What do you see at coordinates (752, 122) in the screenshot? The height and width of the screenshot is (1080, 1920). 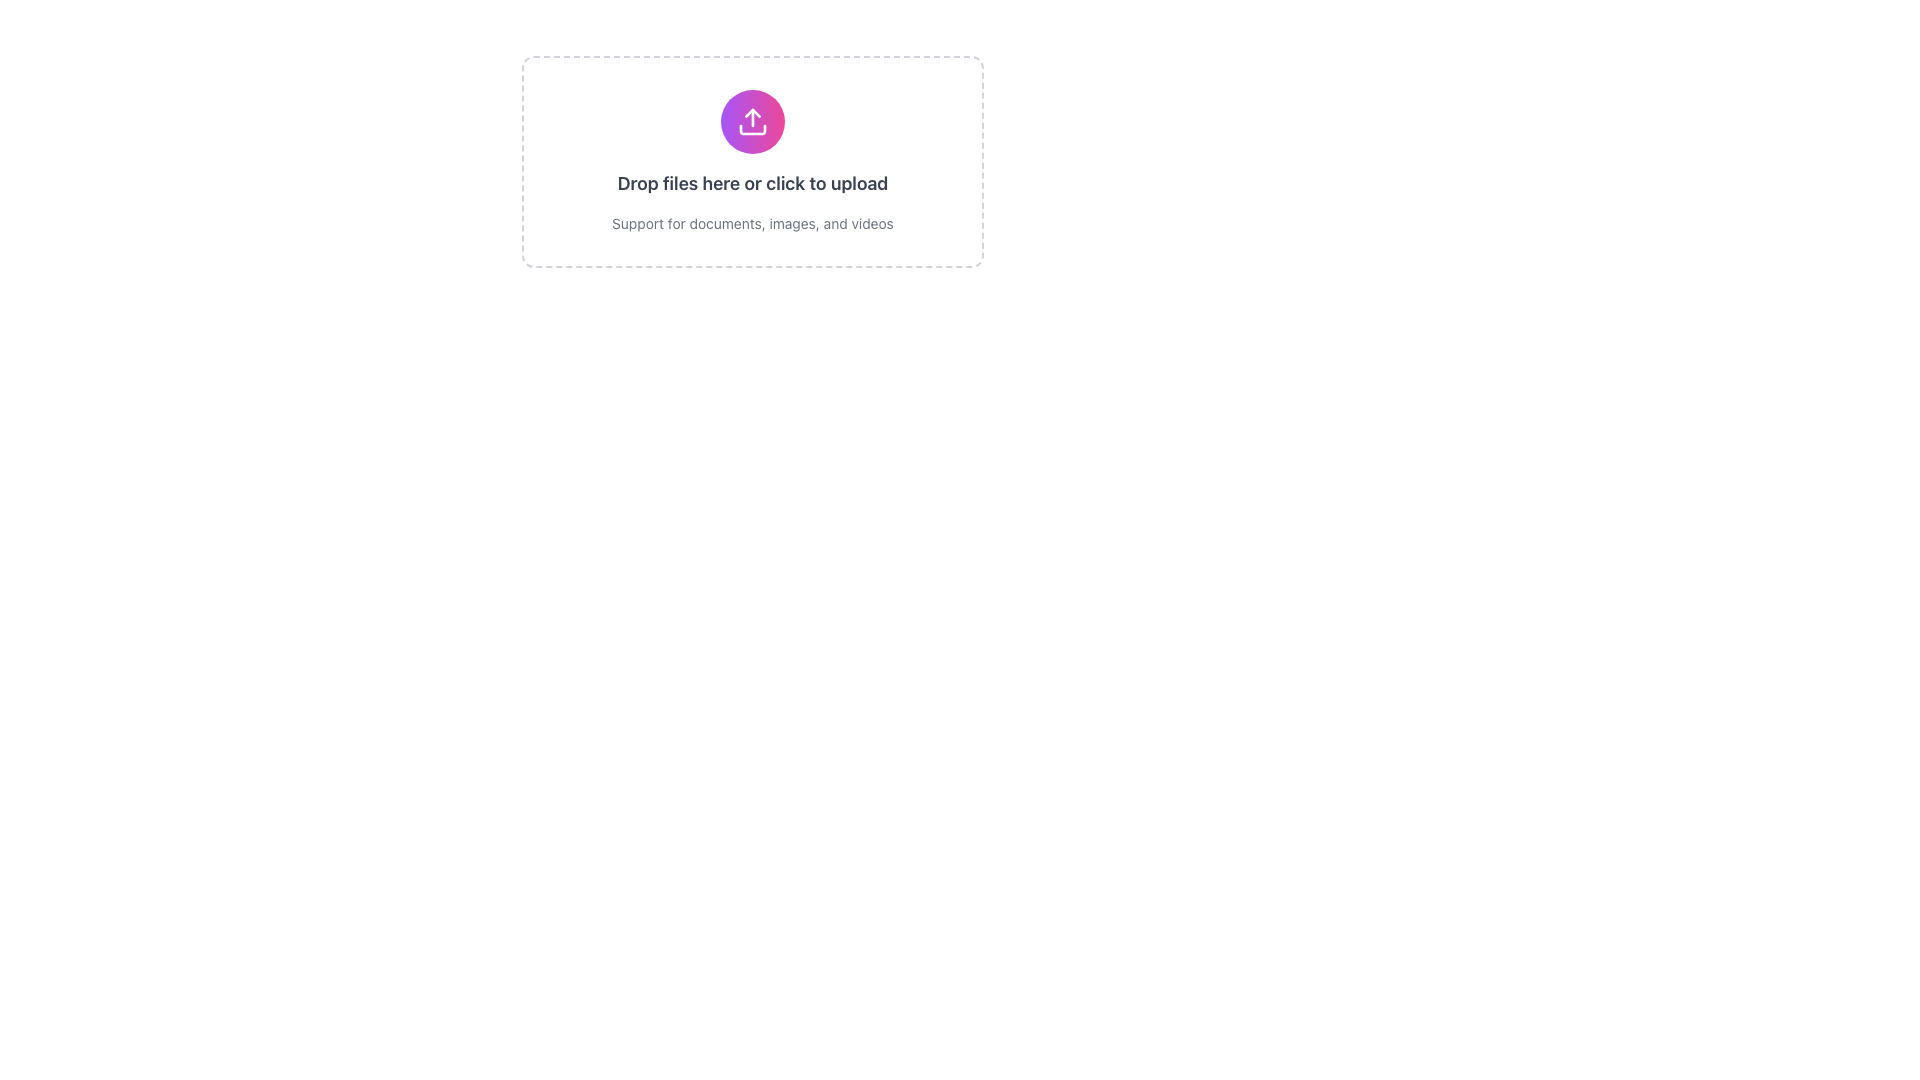 I see `the minimalistic upload icon, which is an upward arrow within a circular gradient background` at bounding box center [752, 122].